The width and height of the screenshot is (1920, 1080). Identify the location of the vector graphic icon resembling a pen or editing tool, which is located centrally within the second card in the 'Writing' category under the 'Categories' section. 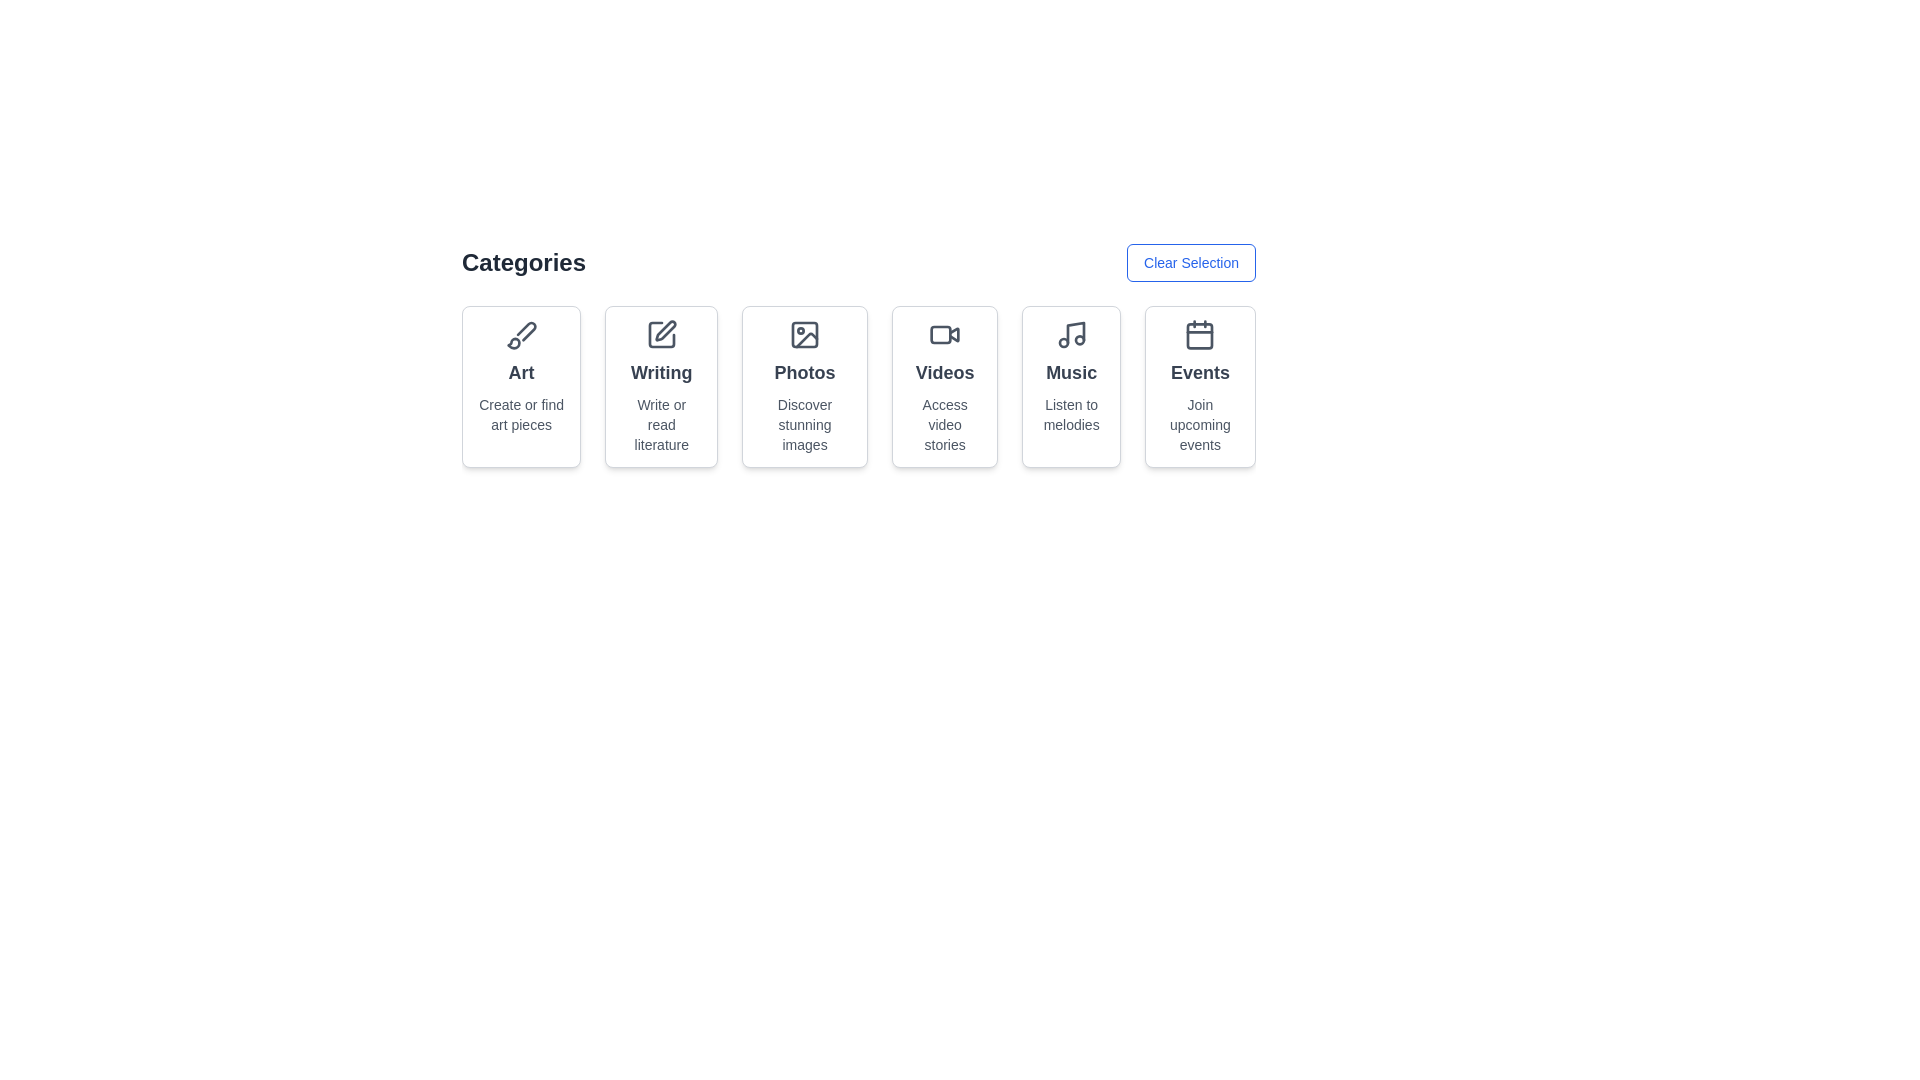
(665, 330).